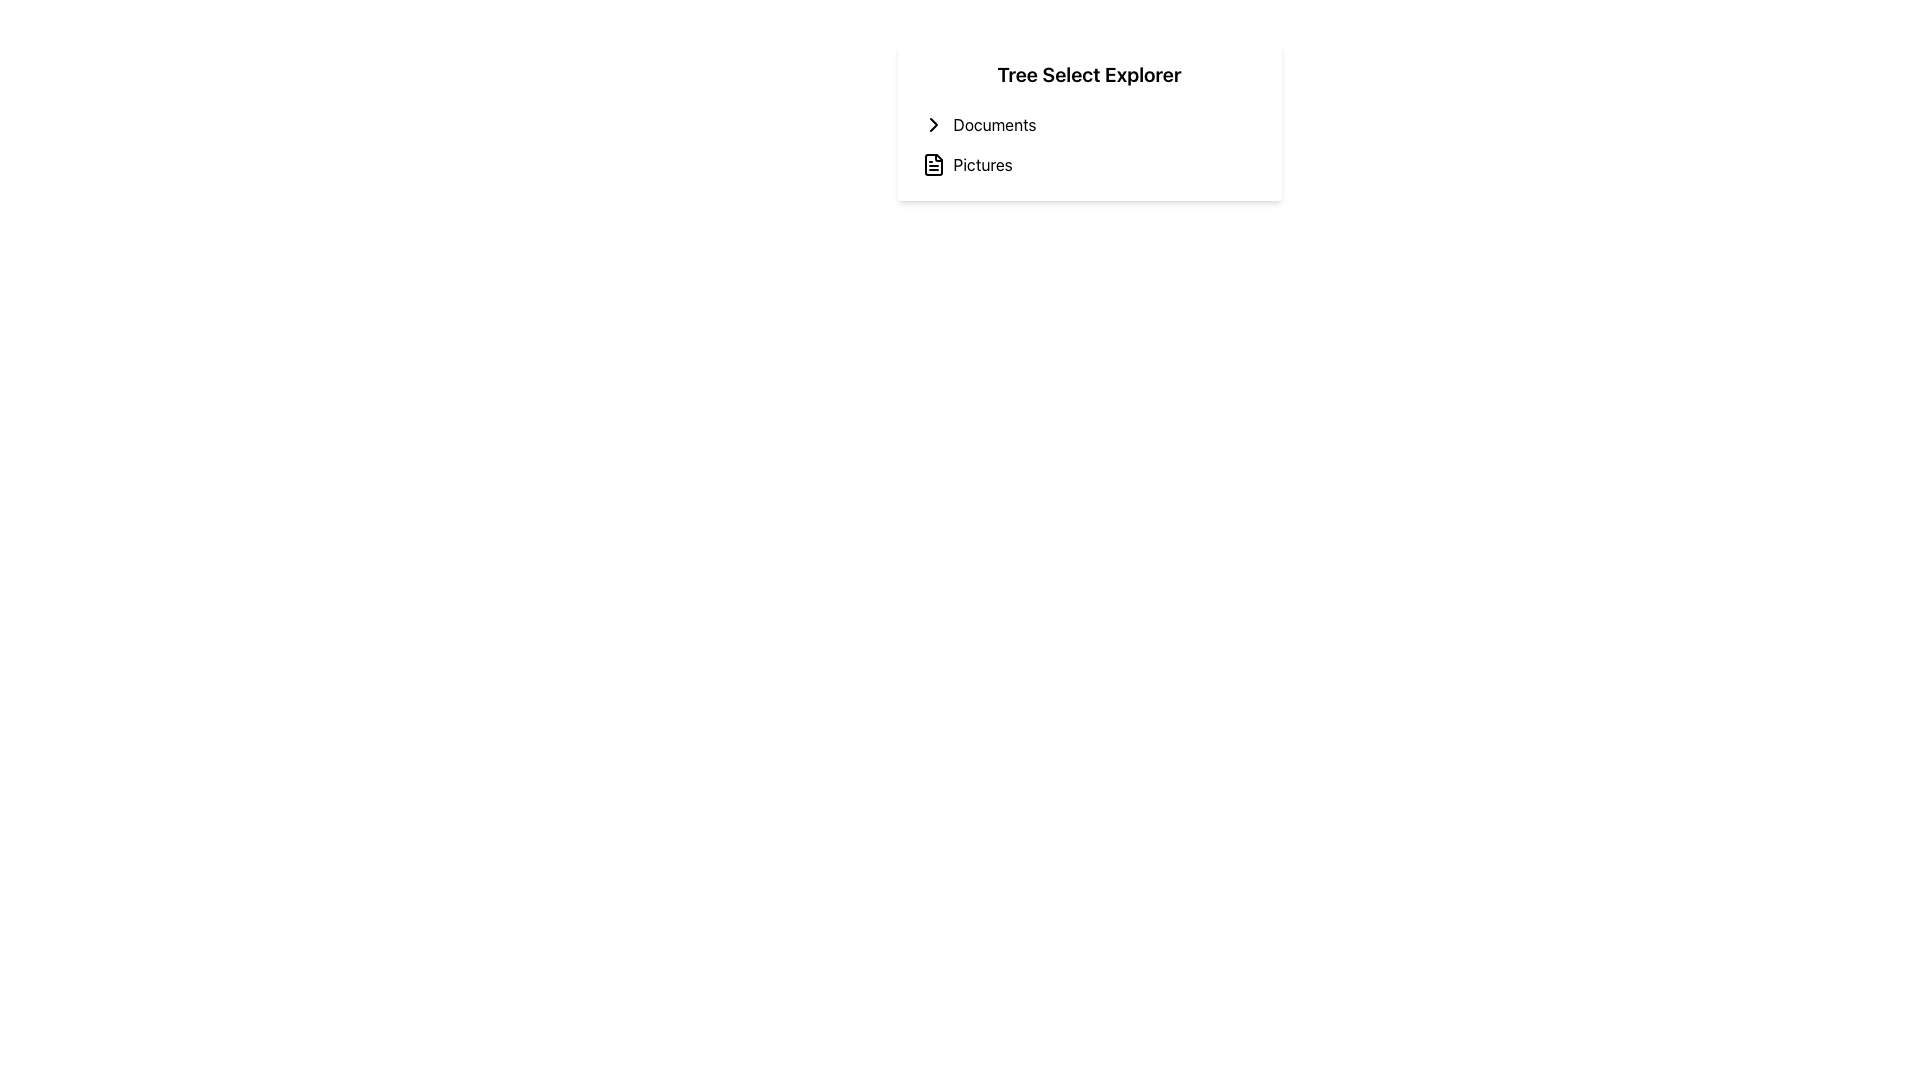  I want to click on the first icon in the navigation tree representing the 'Pictures' item, so click(932, 164).